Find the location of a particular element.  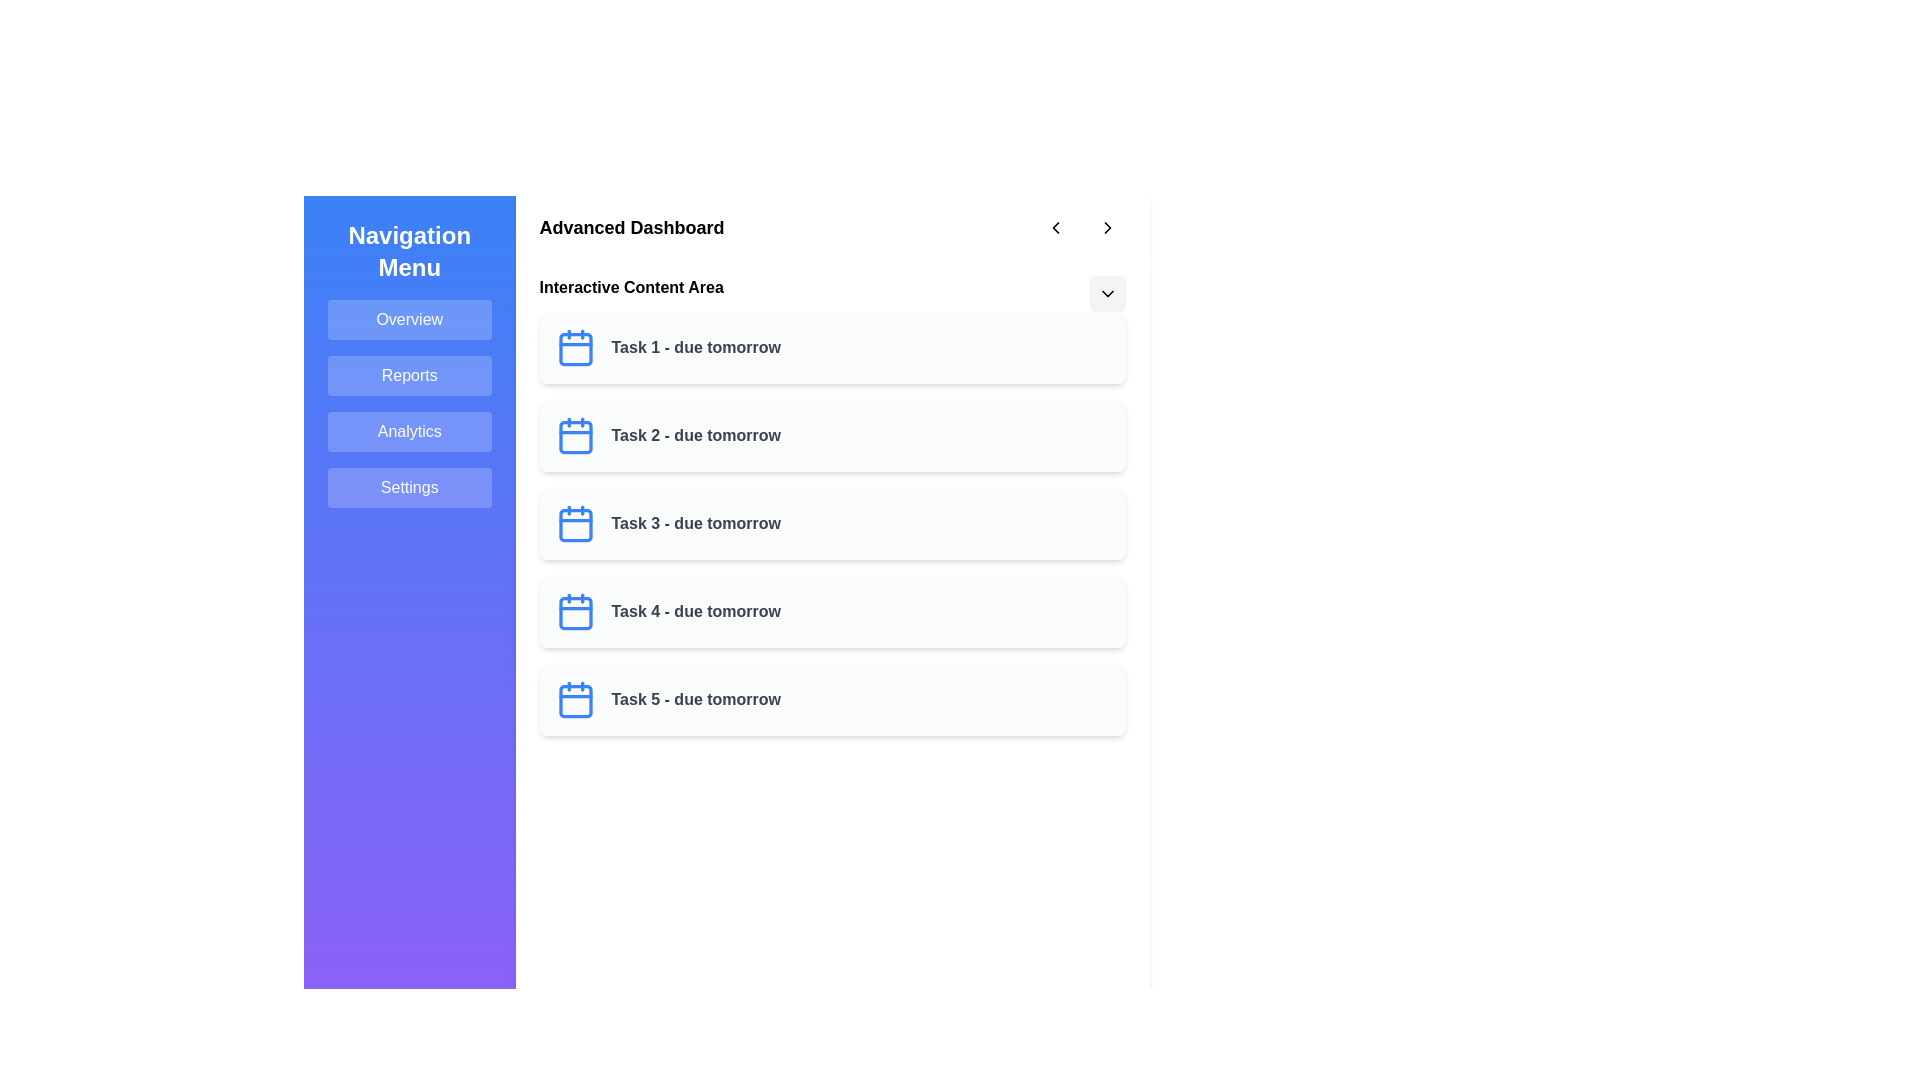

the first button in the horizontal group of two buttons near the top-right corner of the main content area is located at coordinates (1055, 226).